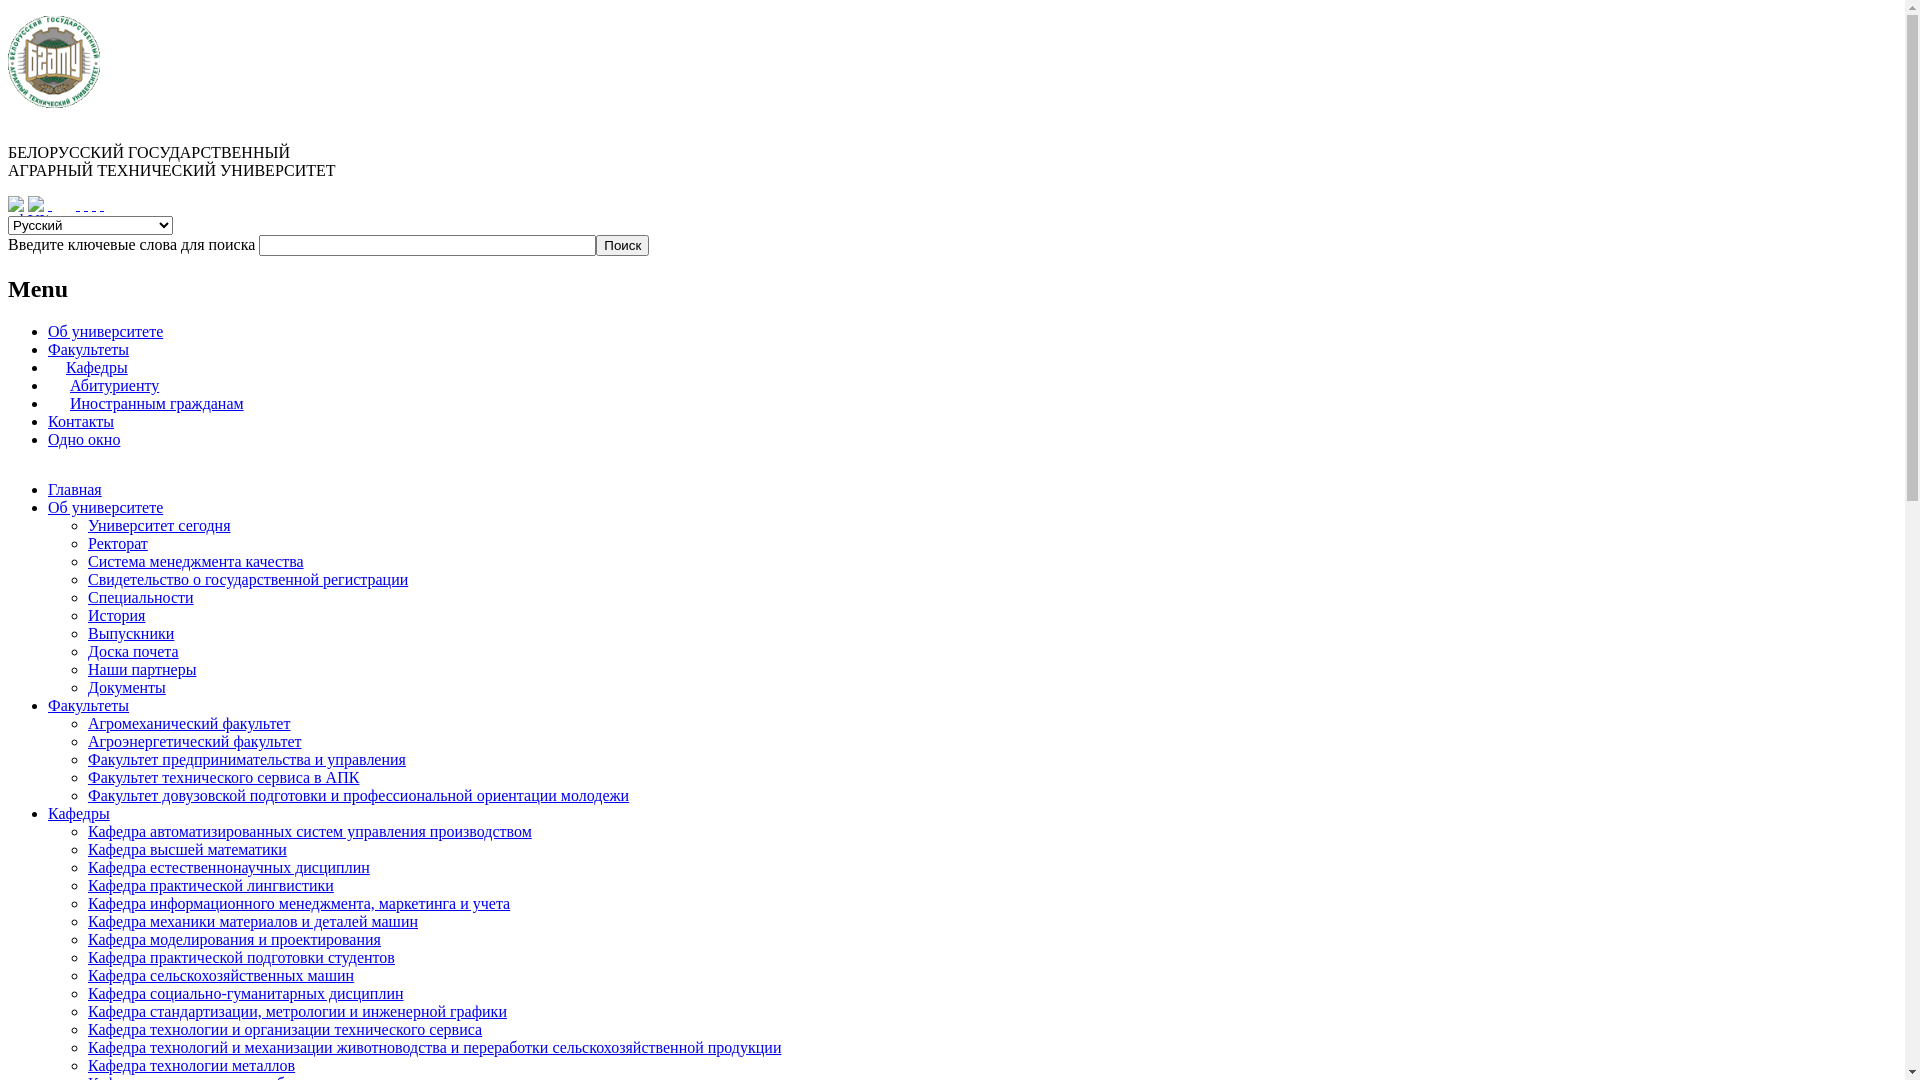 The height and width of the screenshot is (1080, 1920). I want to click on ' ', so click(100, 204).